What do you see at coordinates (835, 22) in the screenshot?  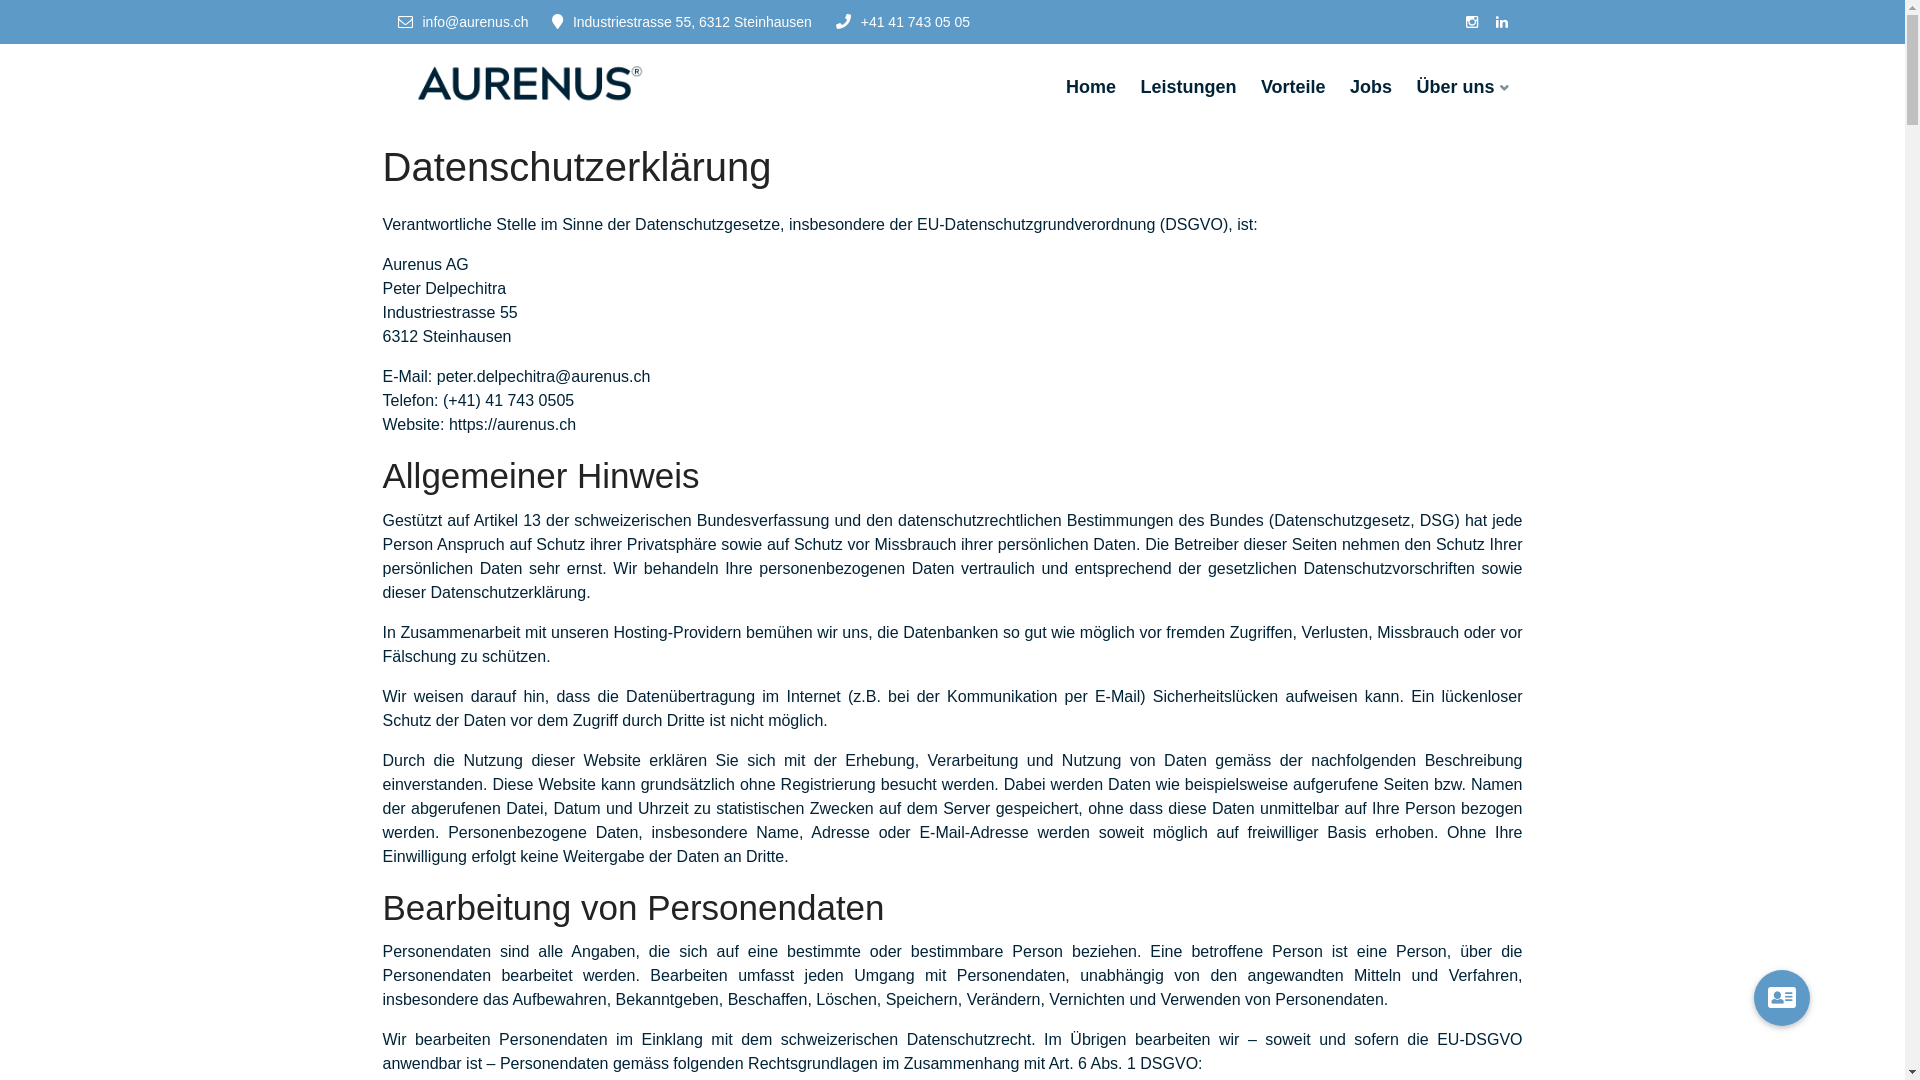 I see `'+41 41 743 05 05'` at bounding box center [835, 22].